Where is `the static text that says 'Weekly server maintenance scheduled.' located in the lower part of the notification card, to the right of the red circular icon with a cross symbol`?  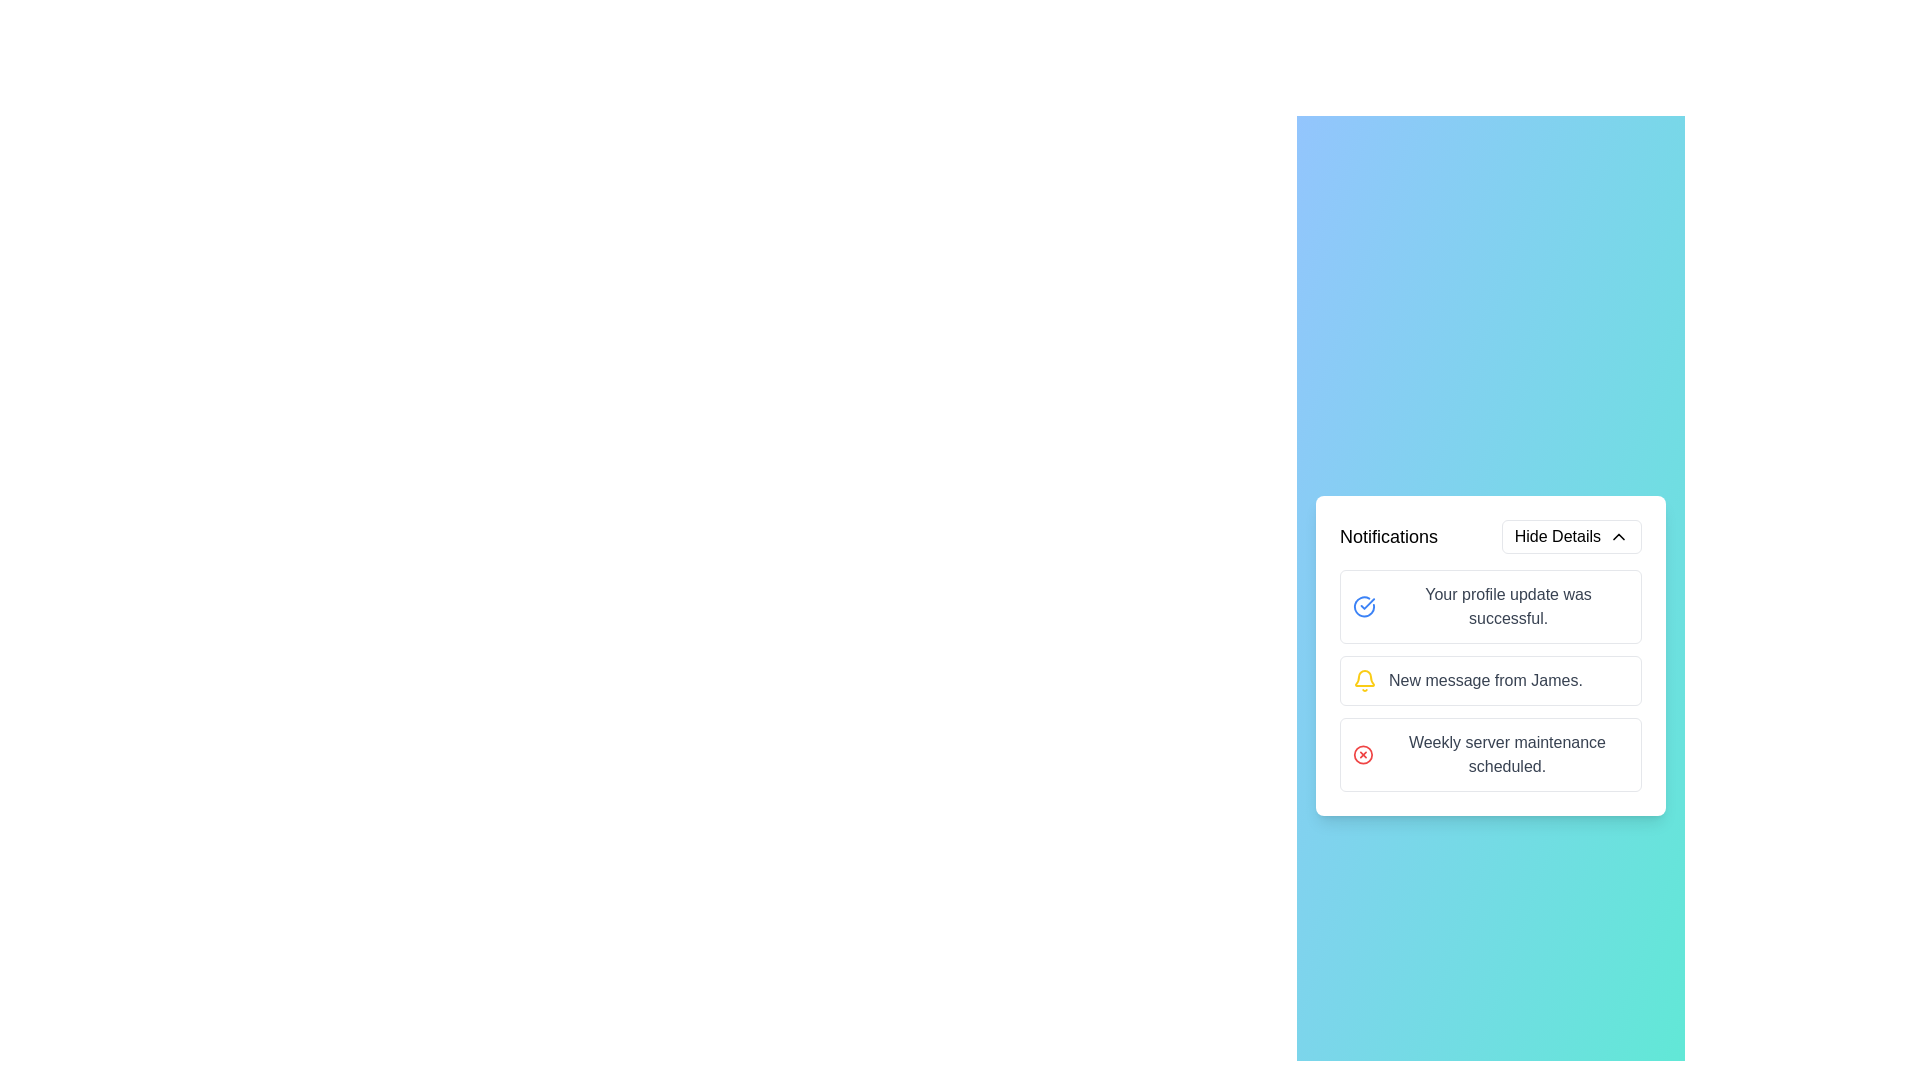
the static text that says 'Weekly server maintenance scheduled.' located in the lower part of the notification card, to the right of the red circular icon with a cross symbol is located at coordinates (1507, 755).